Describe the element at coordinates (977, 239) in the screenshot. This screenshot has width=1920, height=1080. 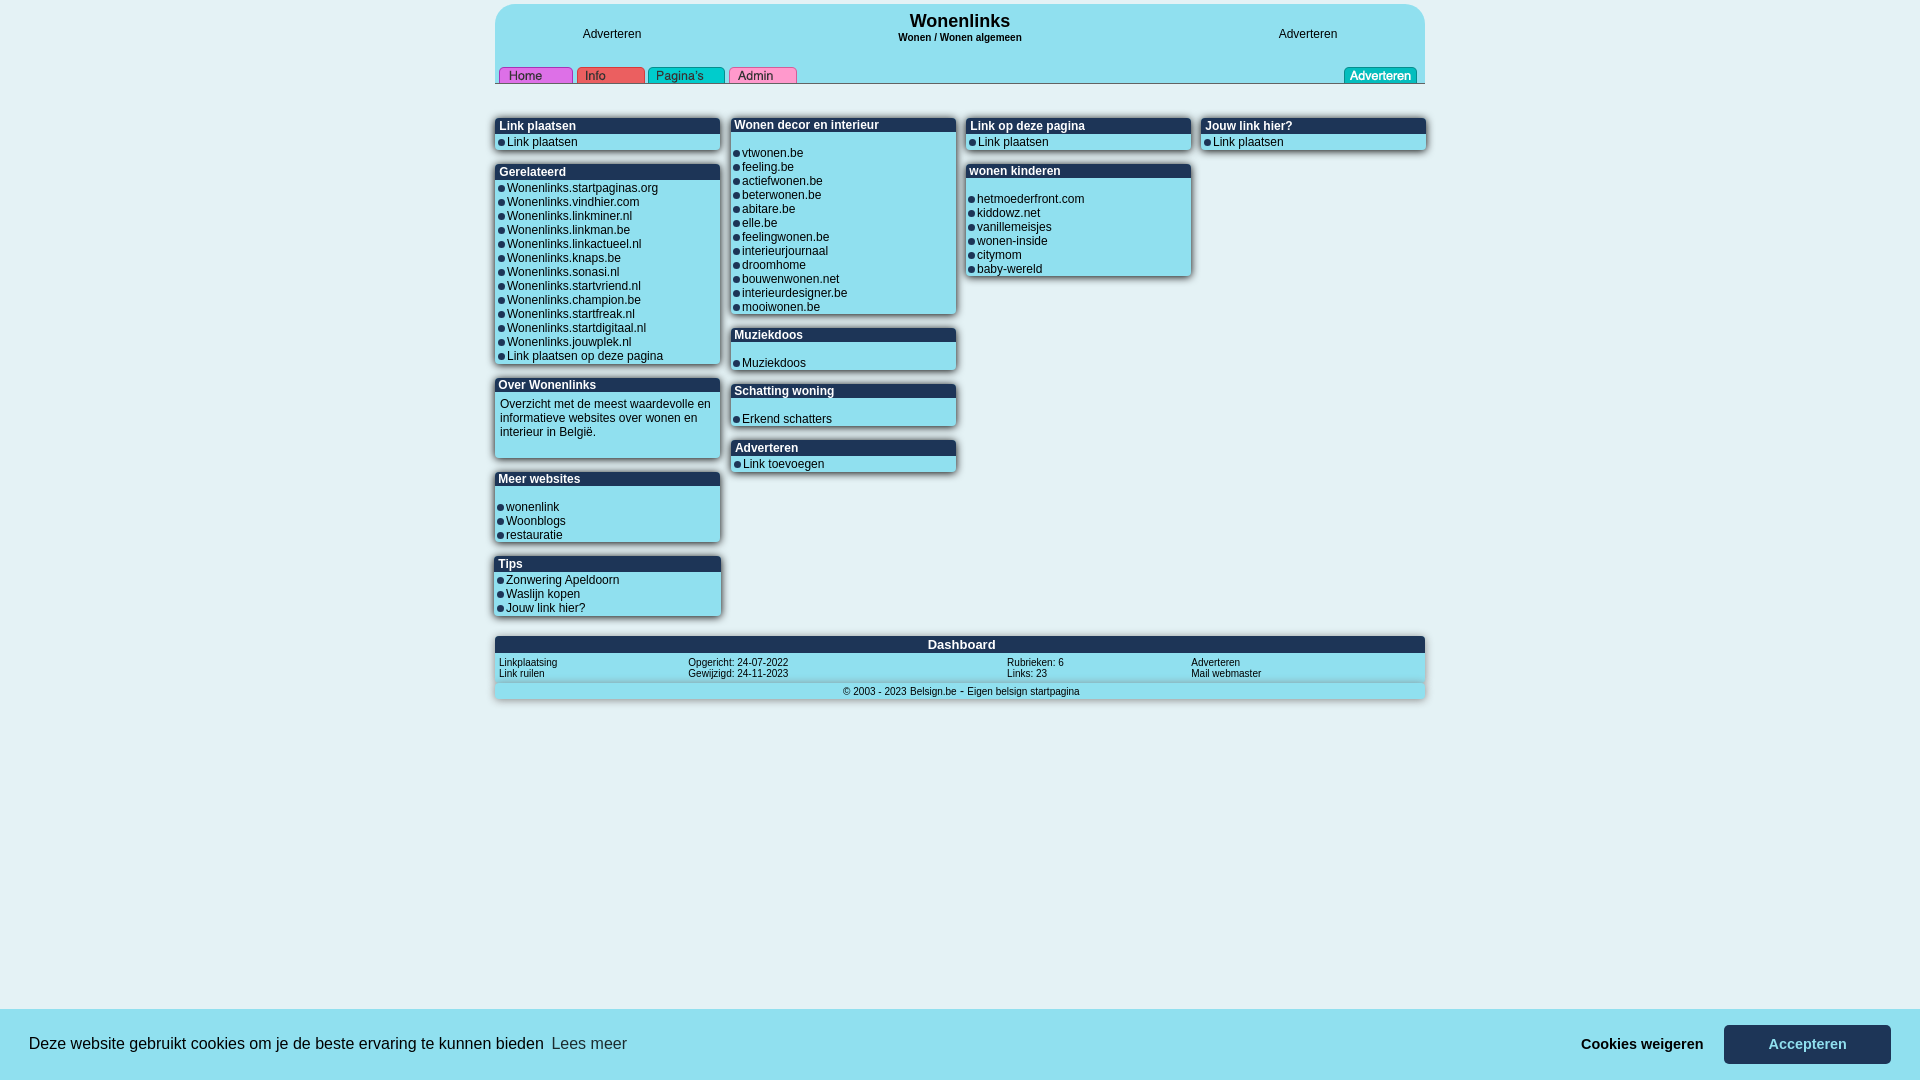
I see `'wonen-inside'` at that location.